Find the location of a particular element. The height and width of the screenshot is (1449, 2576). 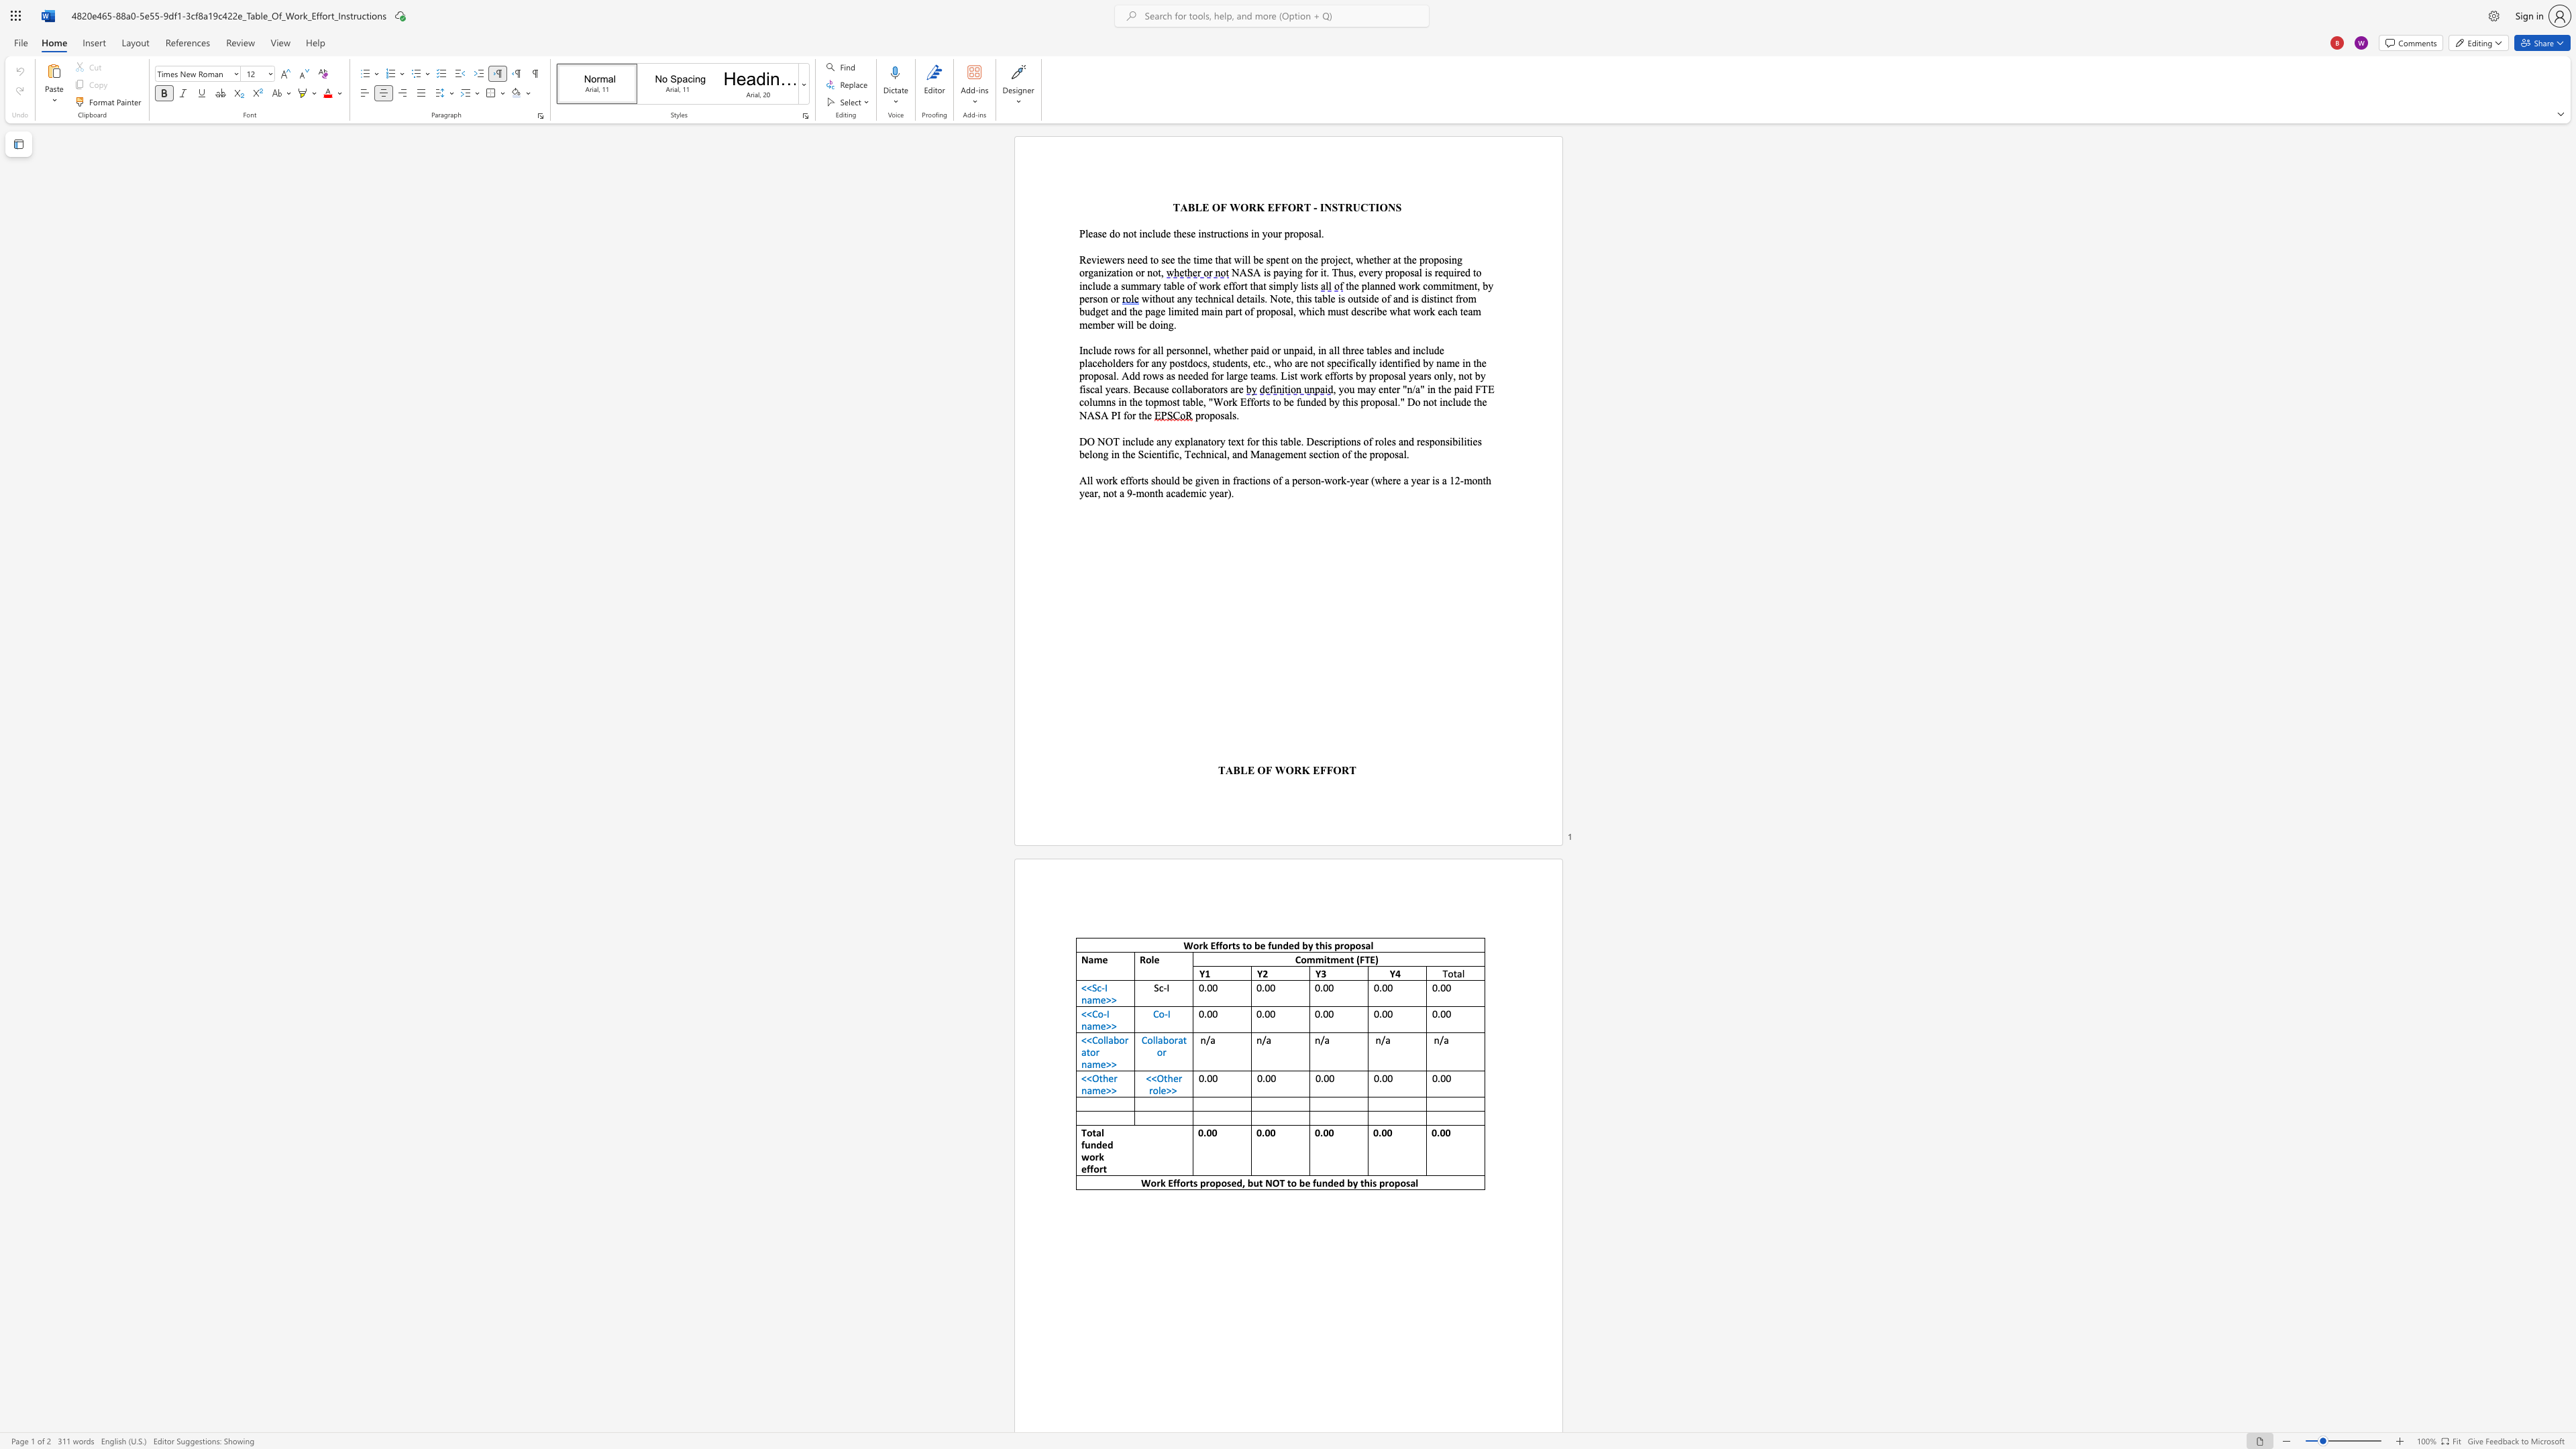

the subset text "Other r" within the text "<<Other role>>" is located at coordinates (1156, 1077).